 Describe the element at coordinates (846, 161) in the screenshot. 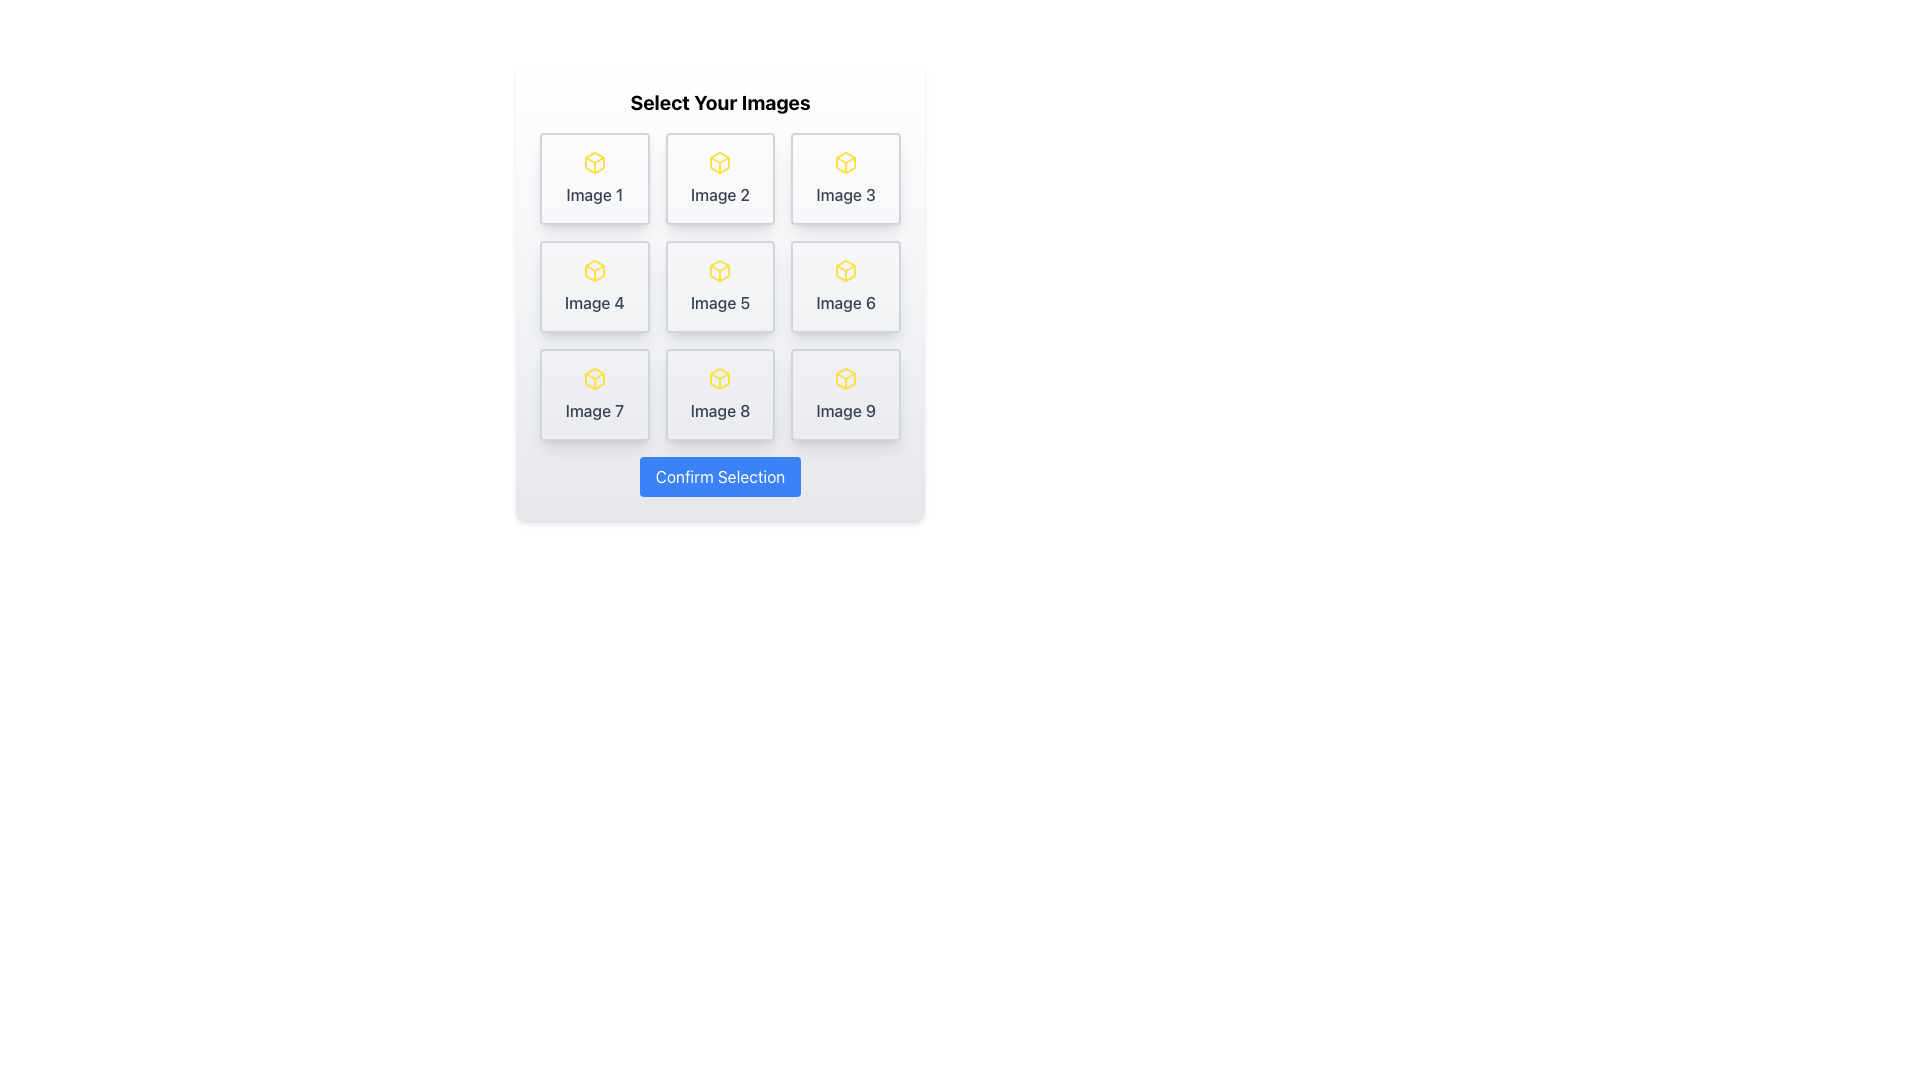

I see `the yellow box icon located in the third cell of the top row in a 3x3 grid layout` at that location.